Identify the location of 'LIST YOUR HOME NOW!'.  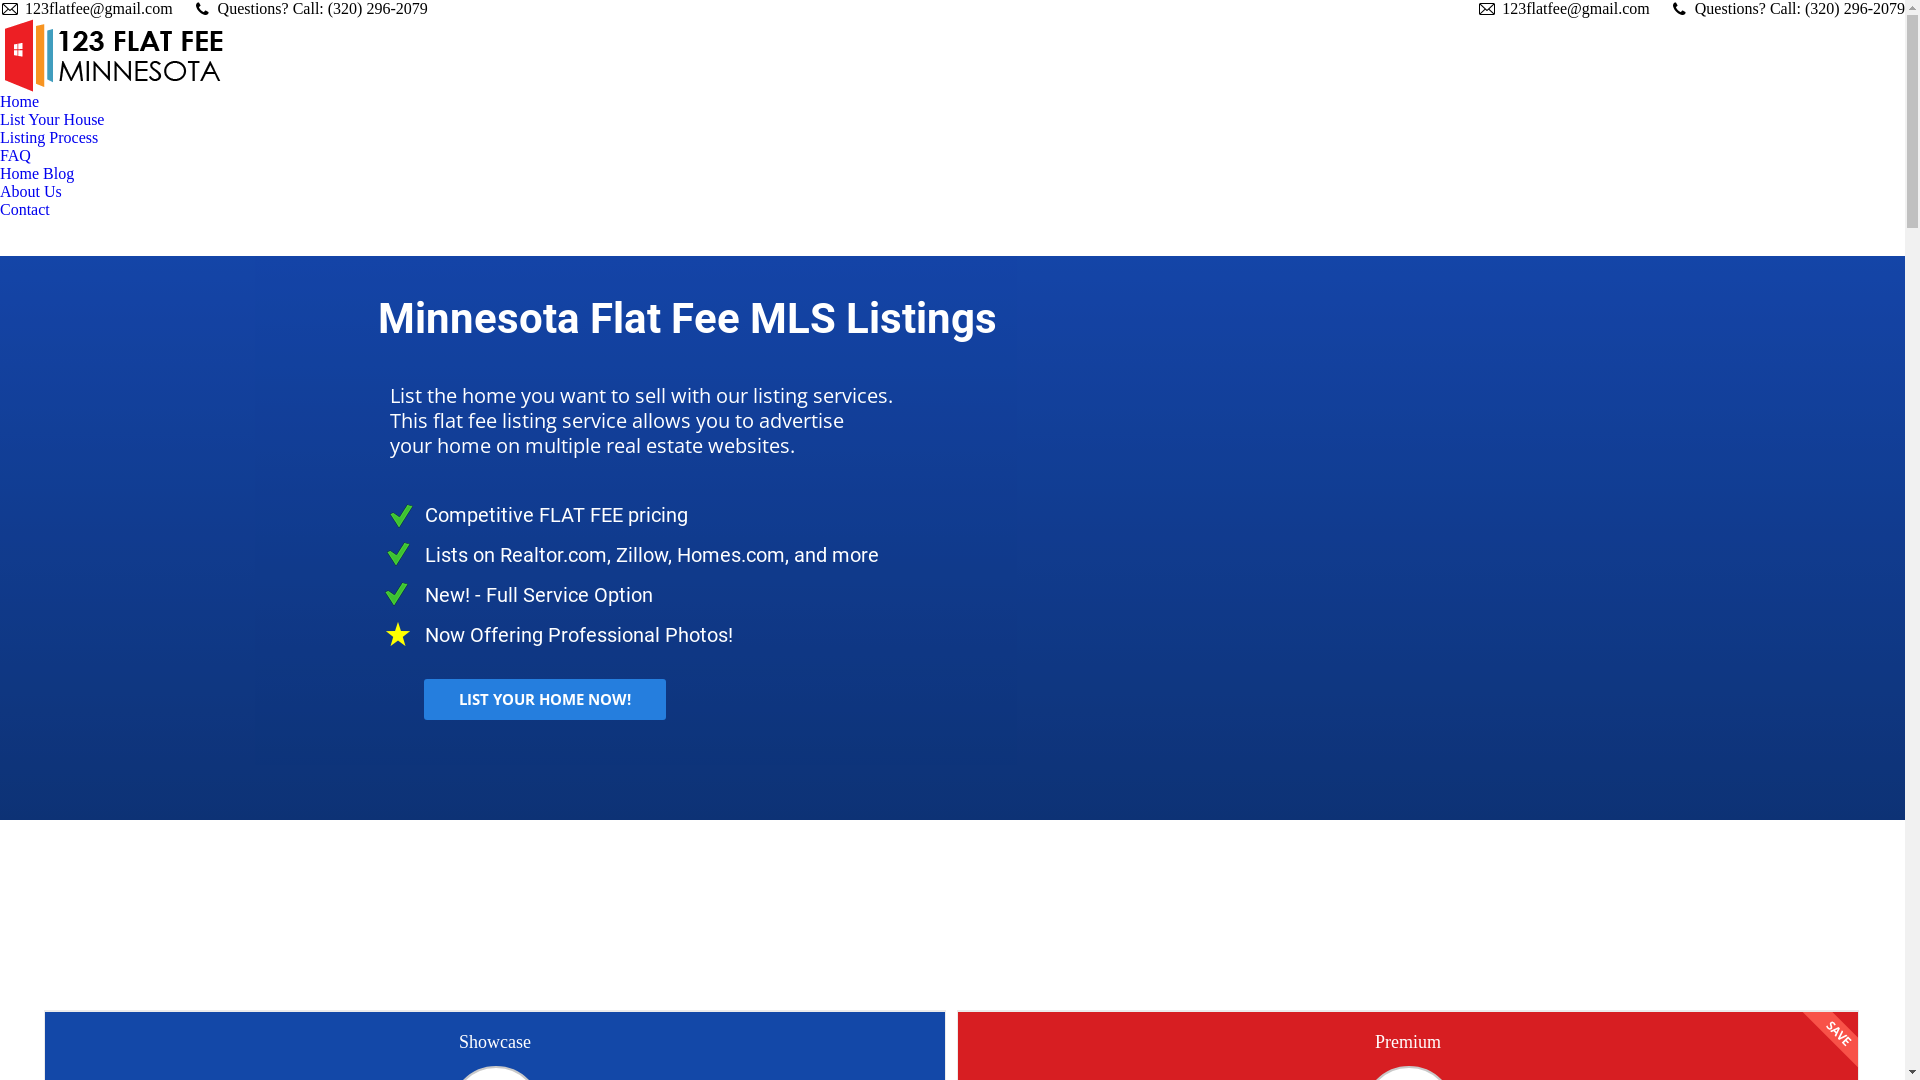
(545, 698).